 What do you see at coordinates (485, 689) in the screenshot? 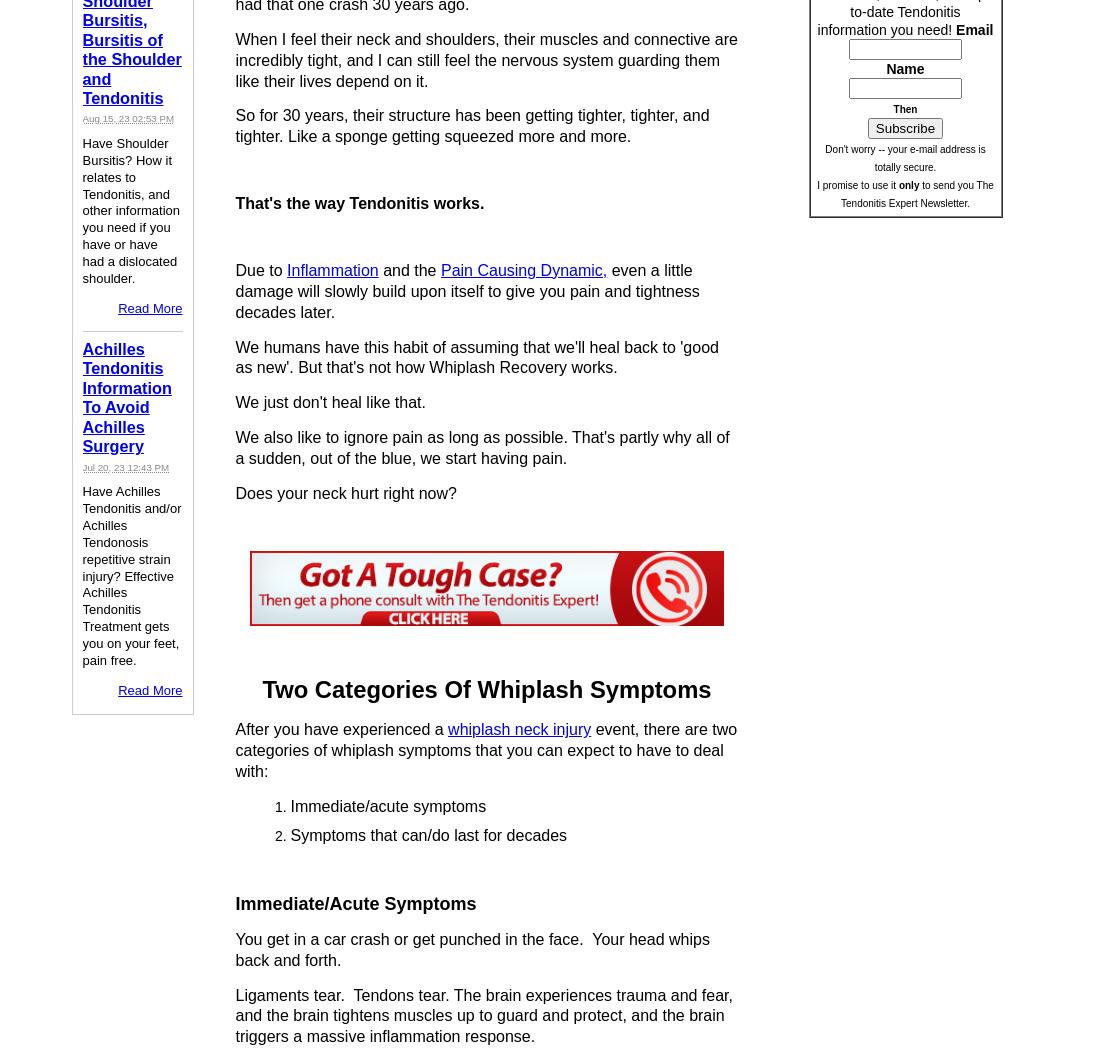
I see `'Two Categories Of Whiplash Symptoms'` at bounding box center [485, 689].